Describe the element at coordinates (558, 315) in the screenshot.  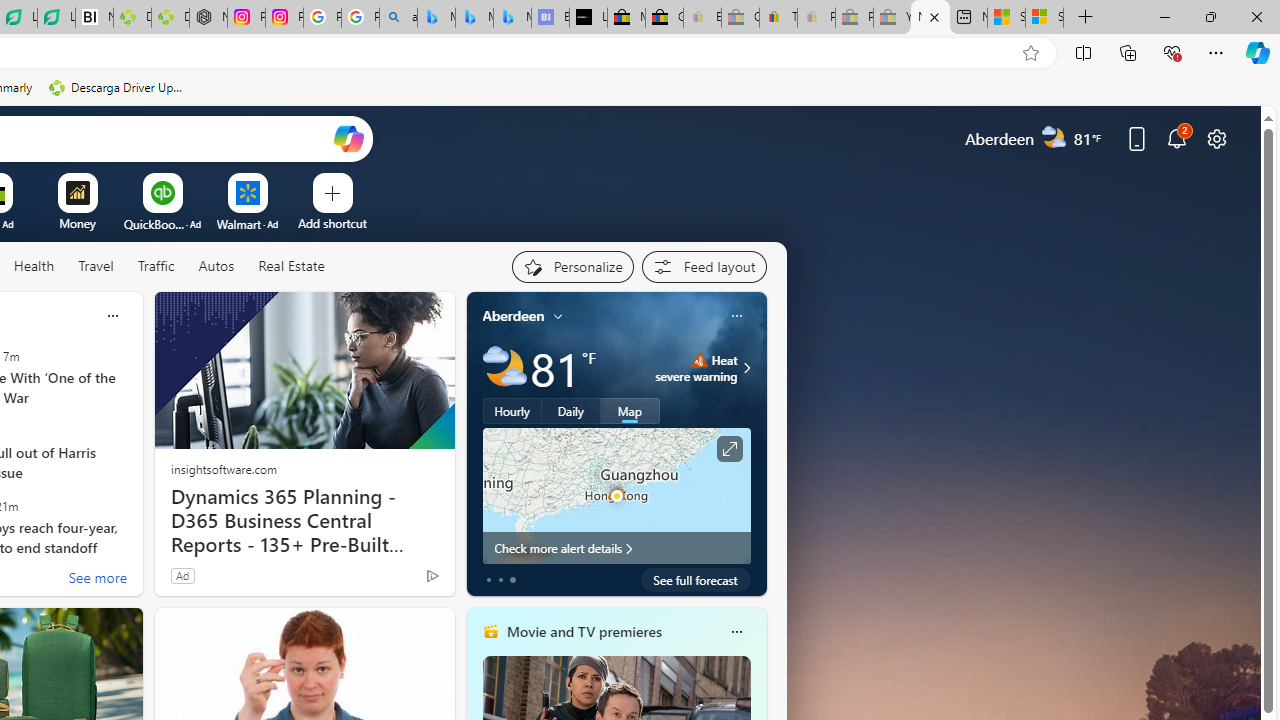
I see `'My location'` at that location.